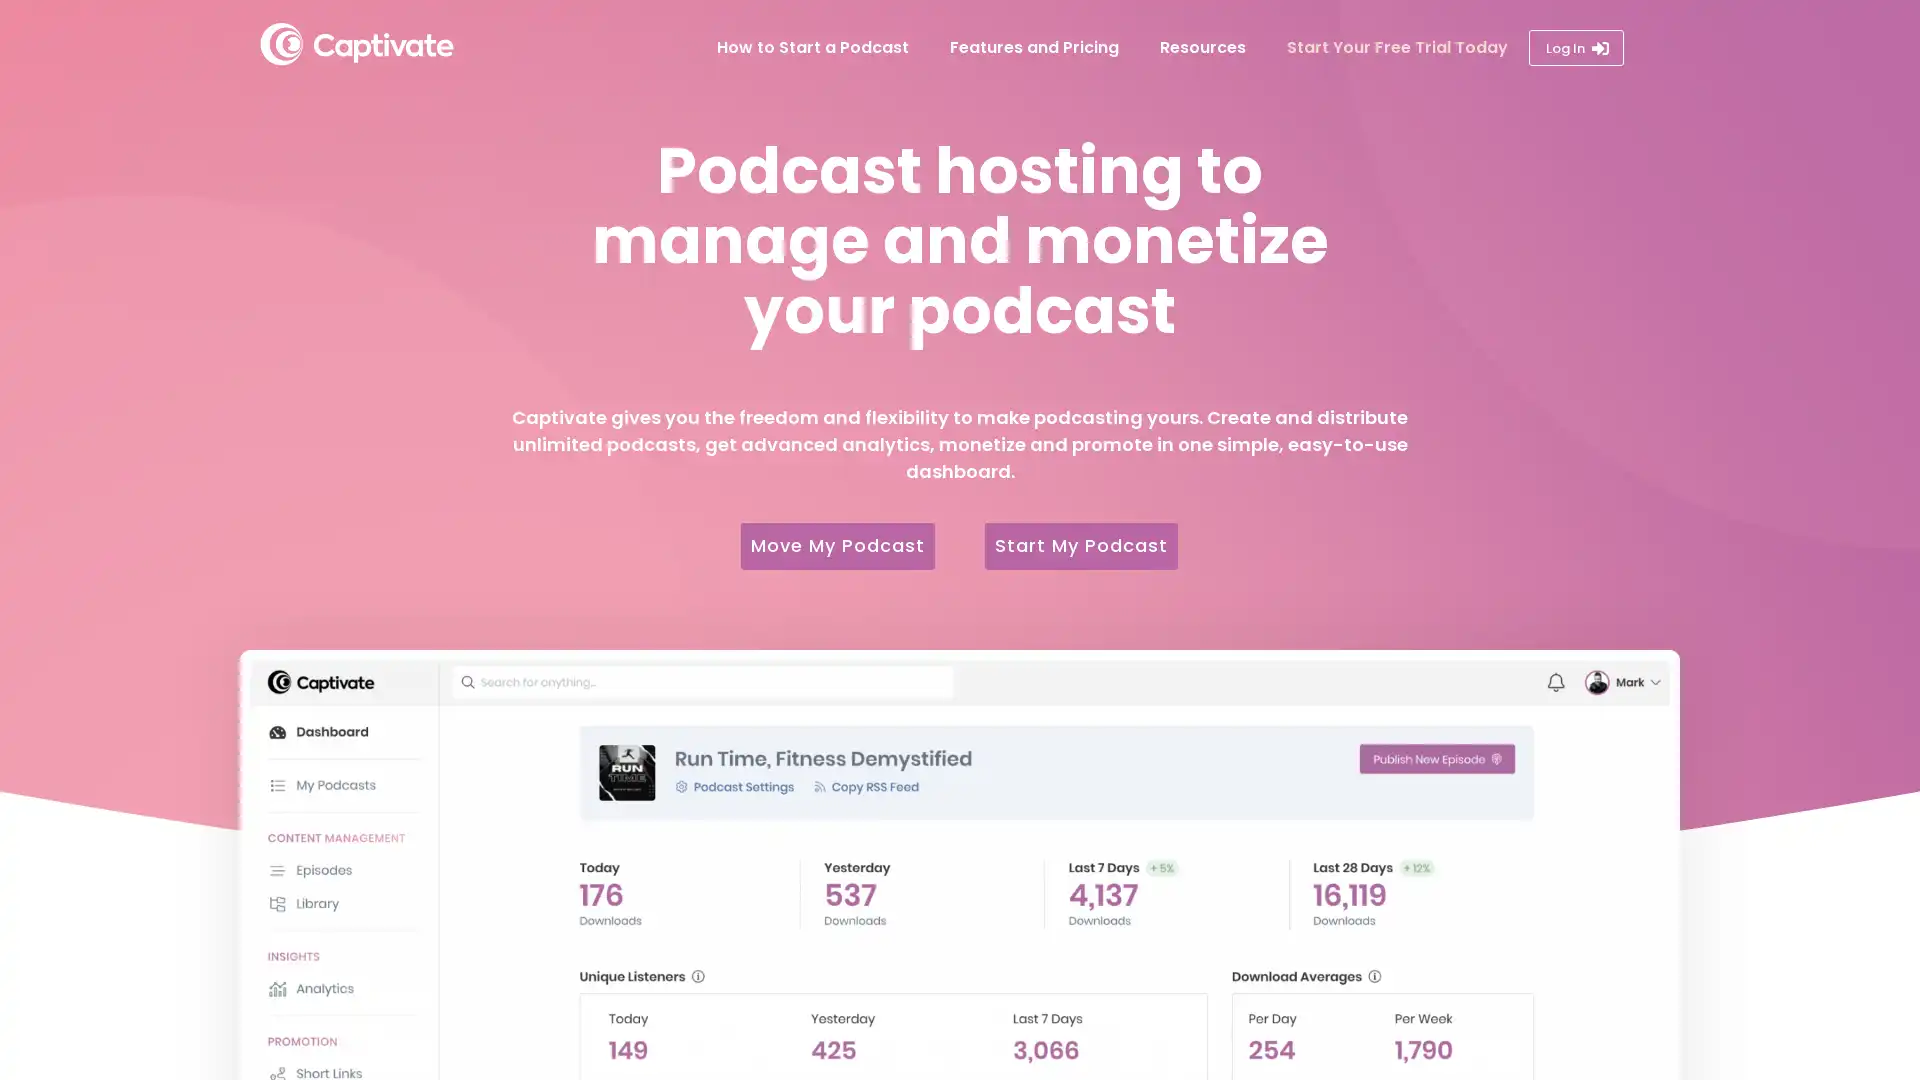  Describe the element at coordinates (830, 545) in the screenshot. I see `Move My Podcast` at that location.